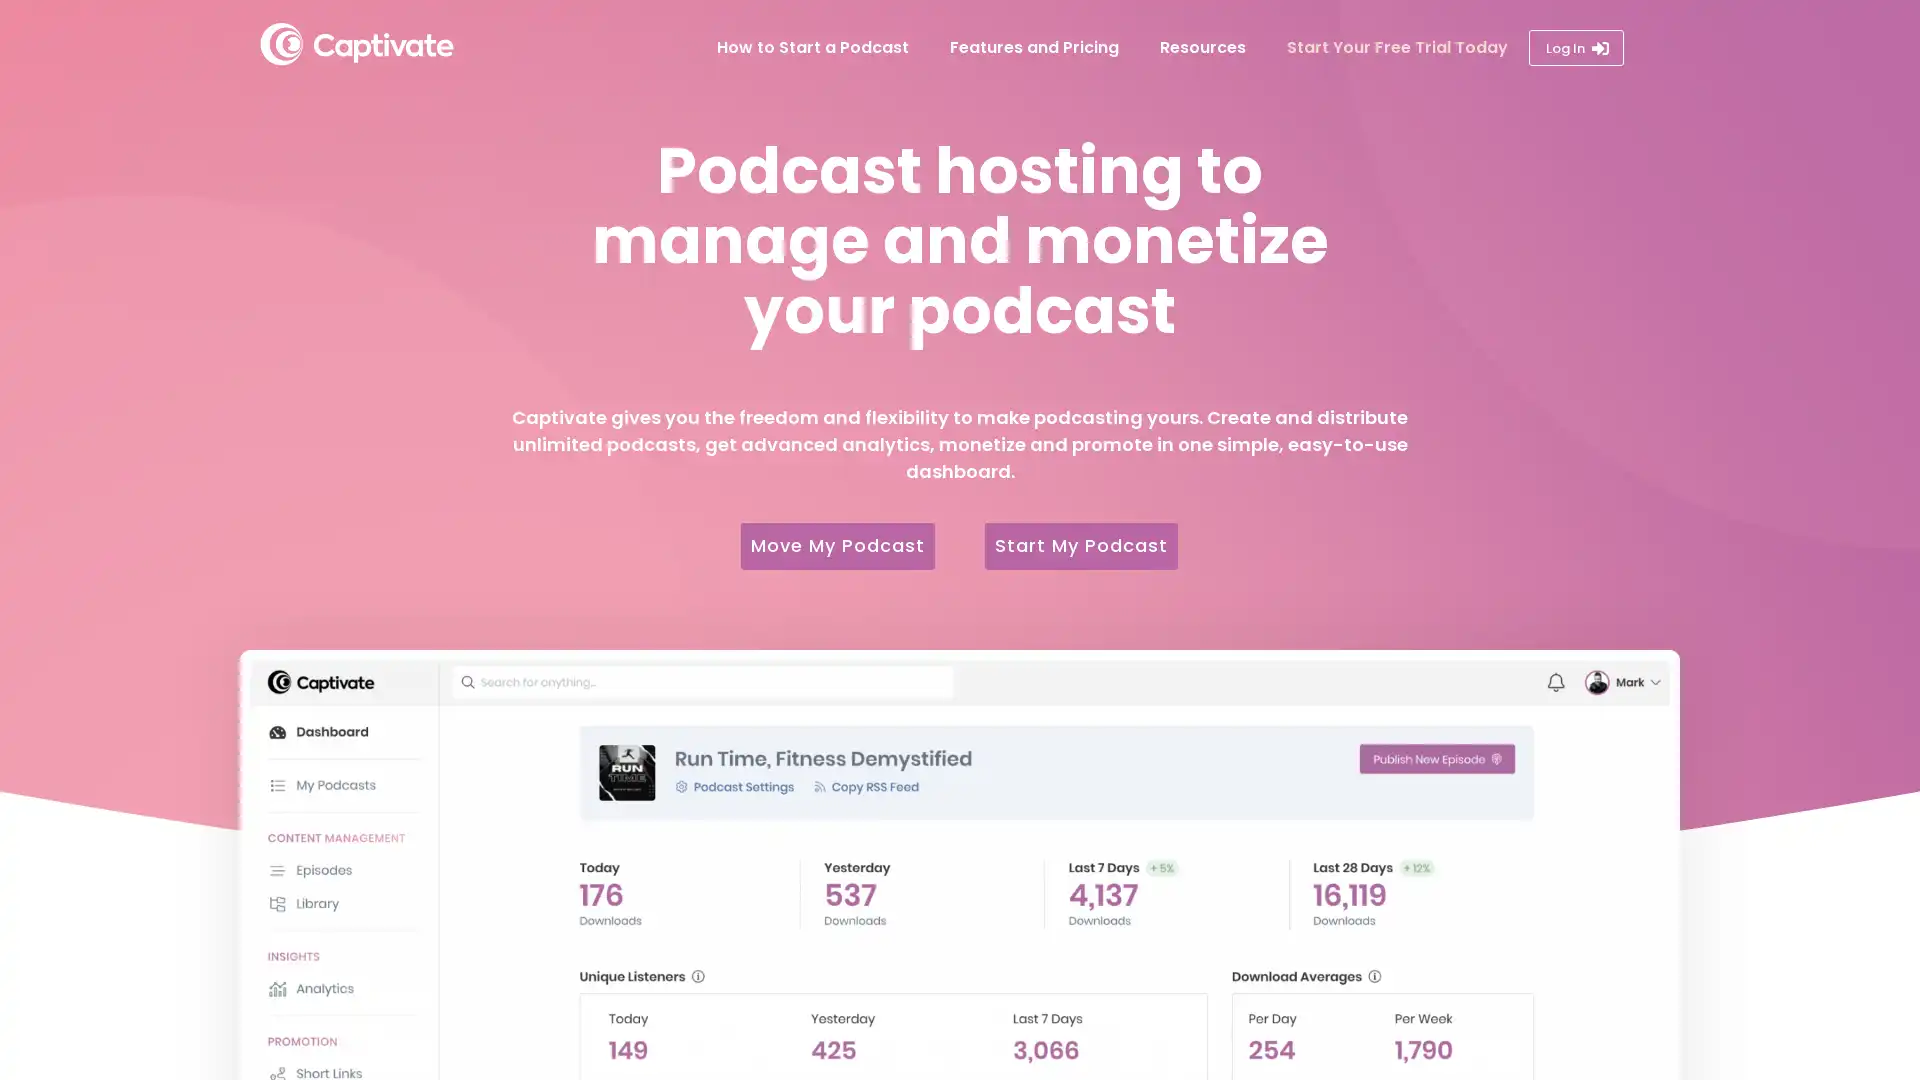  Describe the element at coordinates (830, 545) in the screenshot. I see `Move My Podcast` at that location.